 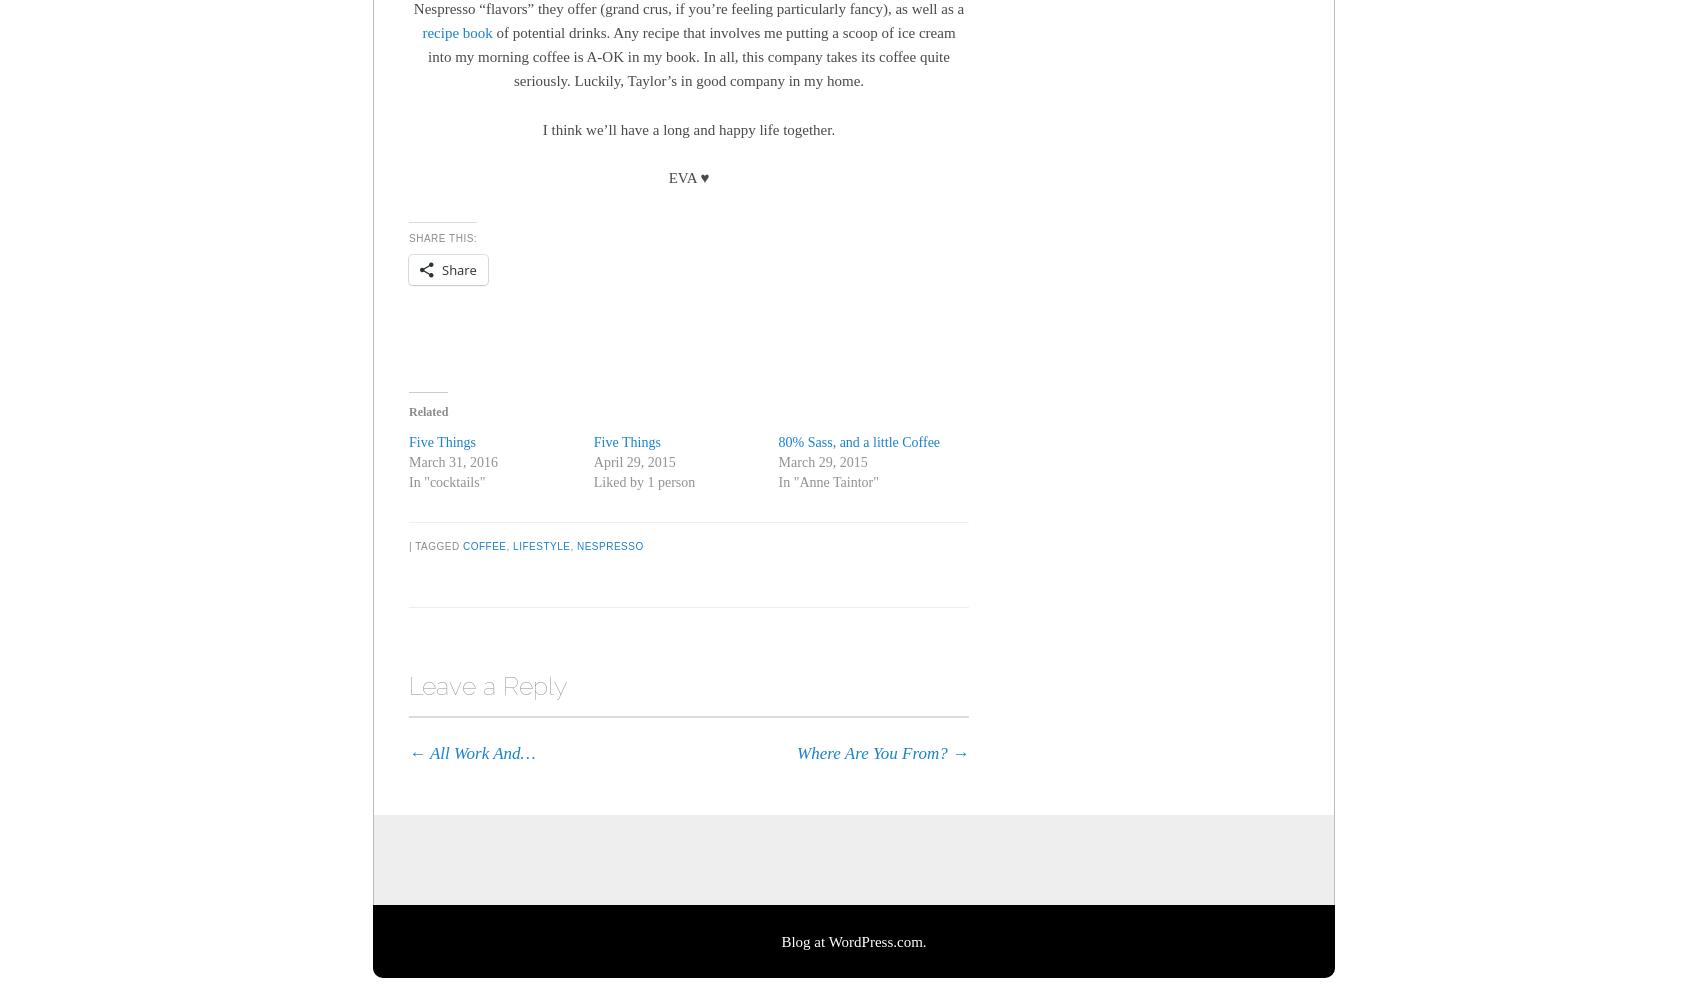 What do you see at coordinates (691, 56) in the screenshot?
I see `'of potential drinks. Any recipe that involves me putting a scoop of ice cream into my morning coffee is A-OK in my book. In all, this company takes its coffee quite seriously. Luckily, Taylor’s in good company in my home.'` at bounding box center [691, 56].